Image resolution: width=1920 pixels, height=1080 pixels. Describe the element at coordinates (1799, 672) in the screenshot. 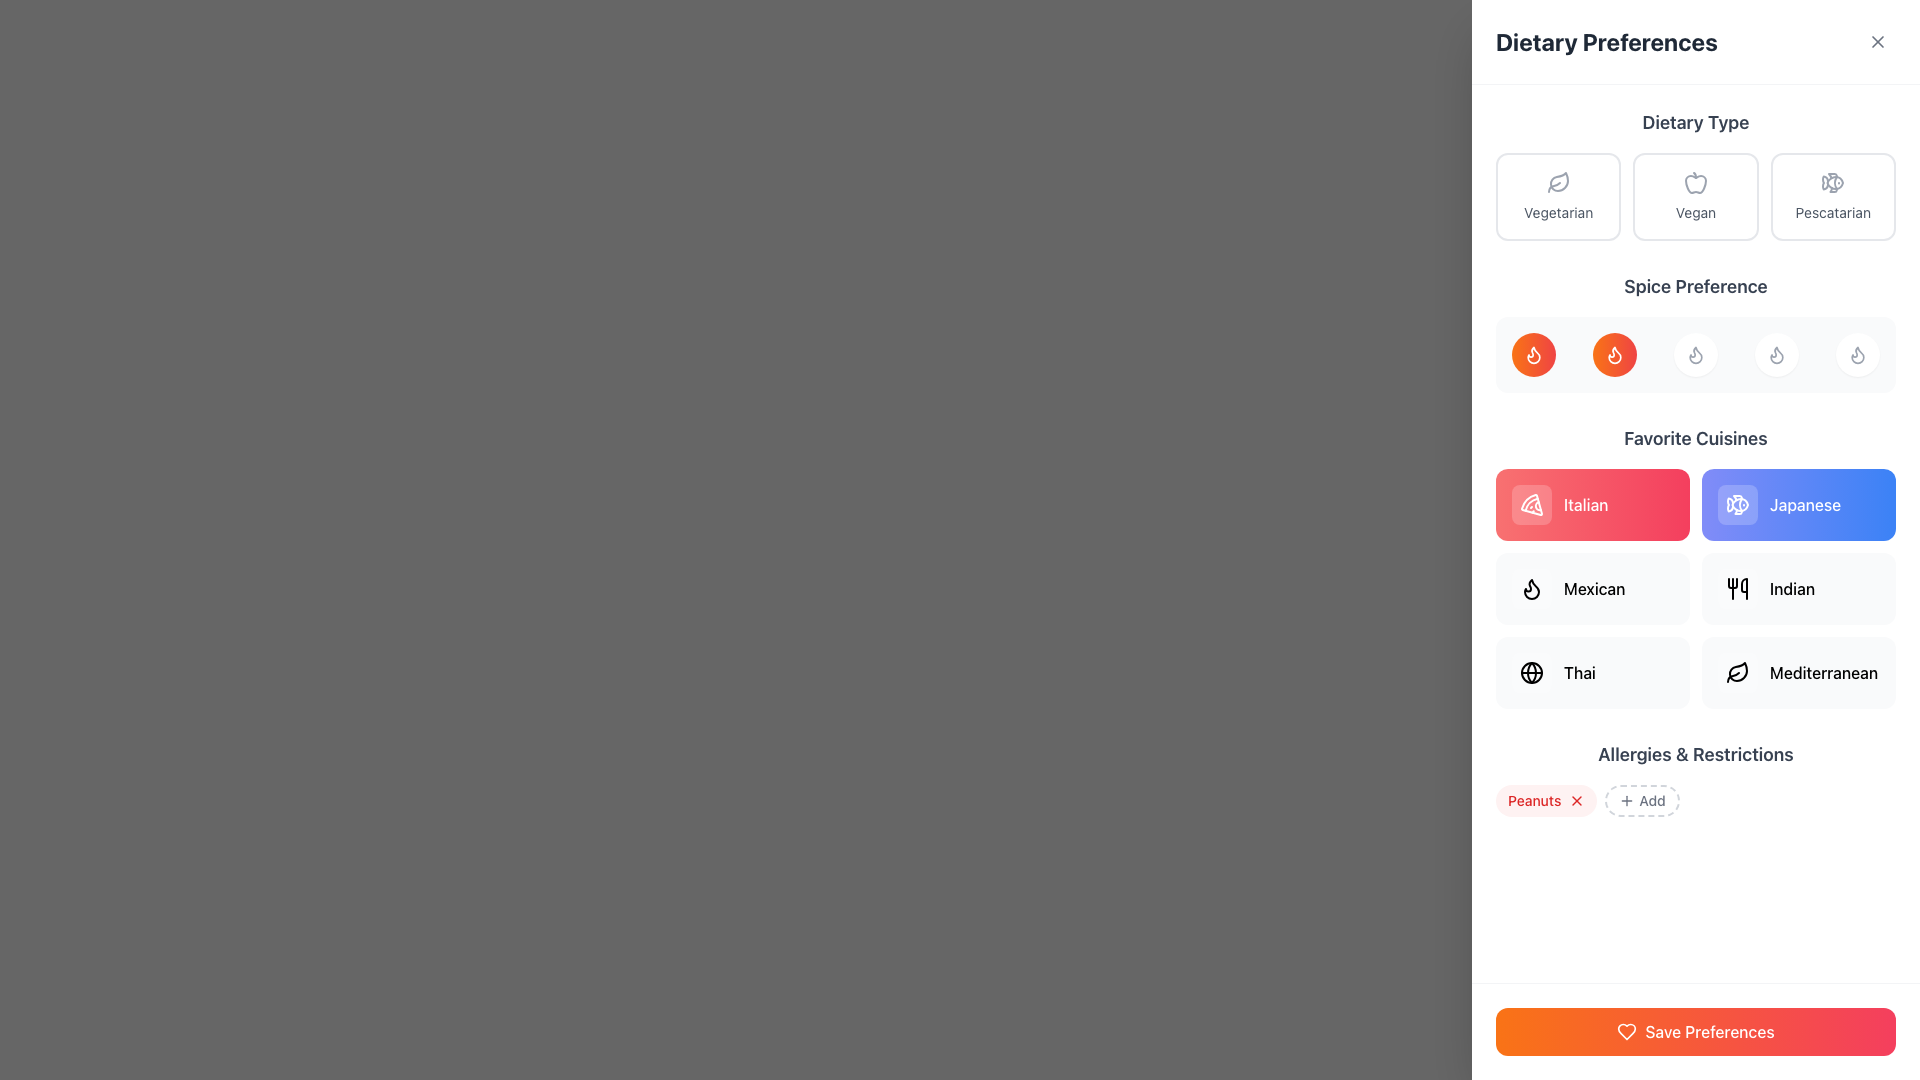

I see `the 'Mediterranean' button, which is a rectangular button with a light gray background and a black leaf icon, located in the 'Favorite Cuisines' grid as the last item in the bottom row` at that location.